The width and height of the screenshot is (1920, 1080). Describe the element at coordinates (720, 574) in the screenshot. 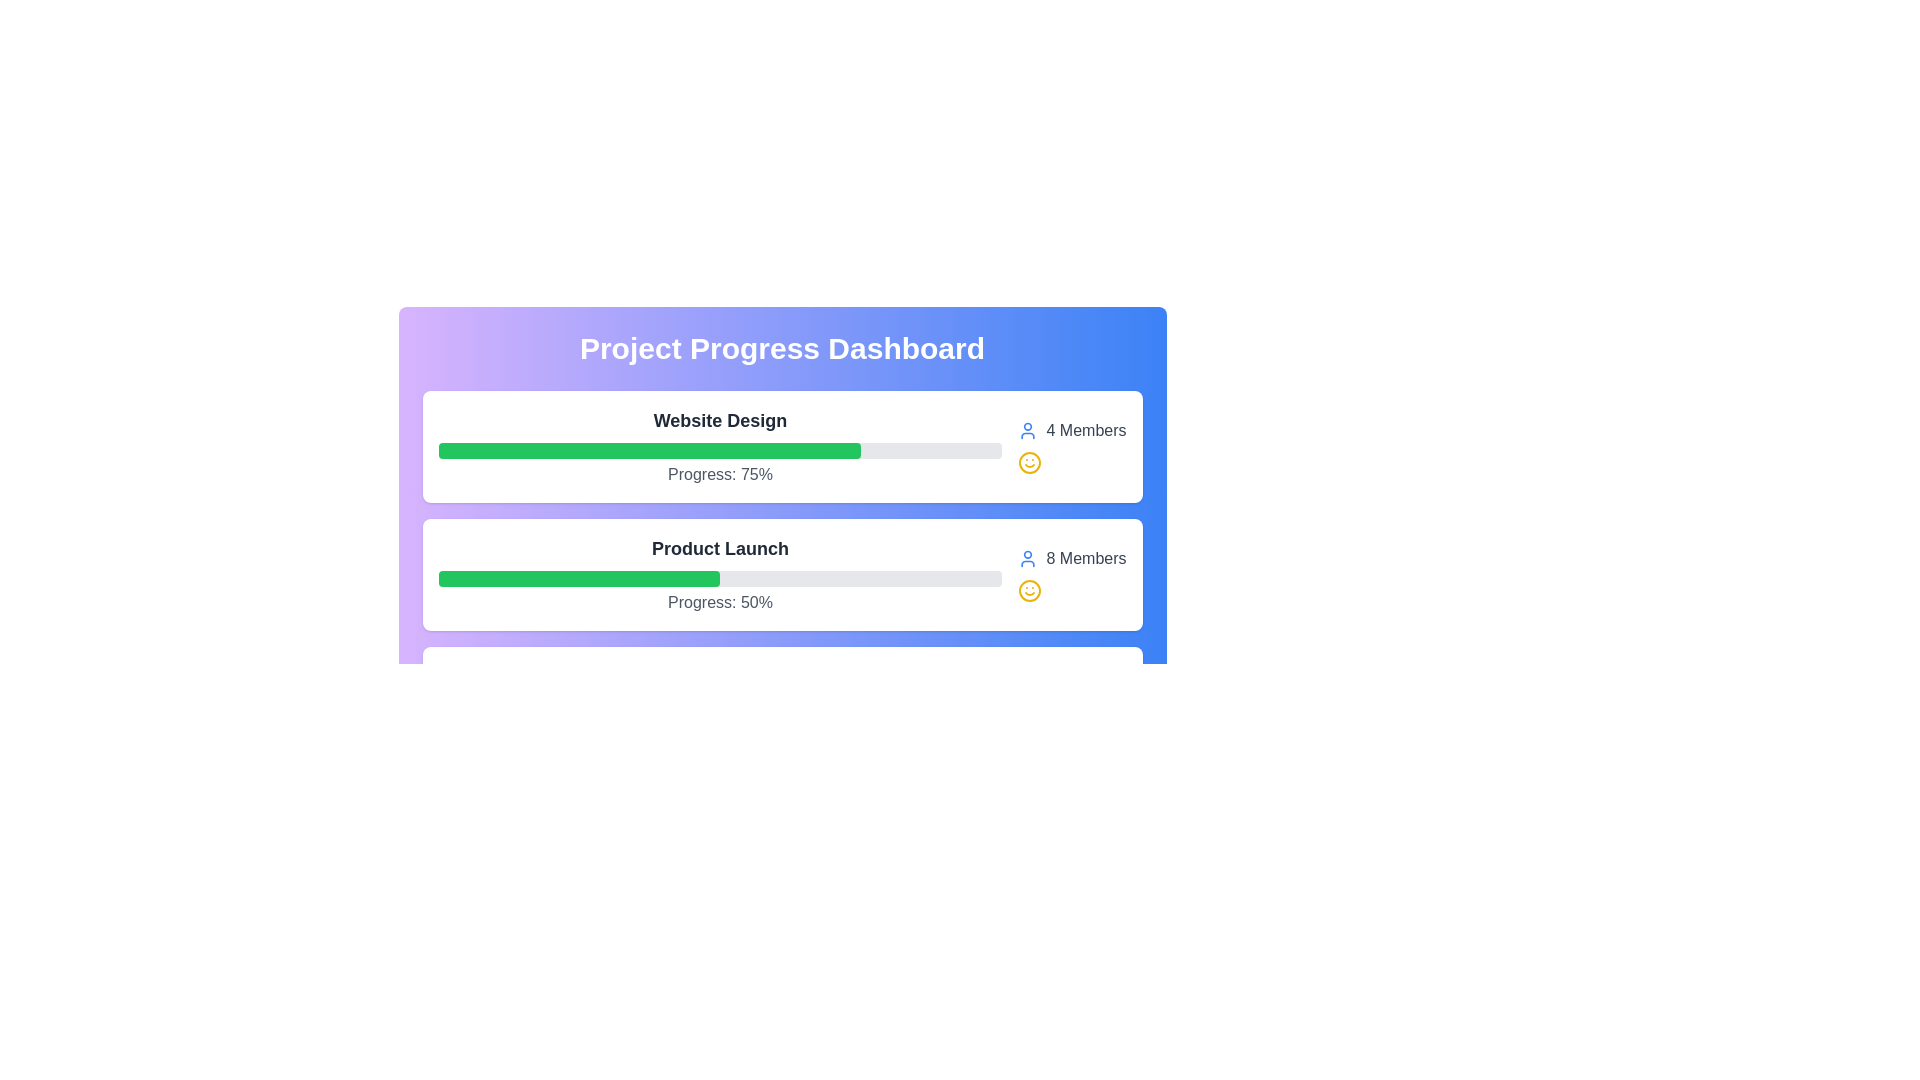

I see `the Progress Bar representing the completion status of the 'Product Launch' task, located in the second card of a vertical stack of progress tracking cards` at that location.